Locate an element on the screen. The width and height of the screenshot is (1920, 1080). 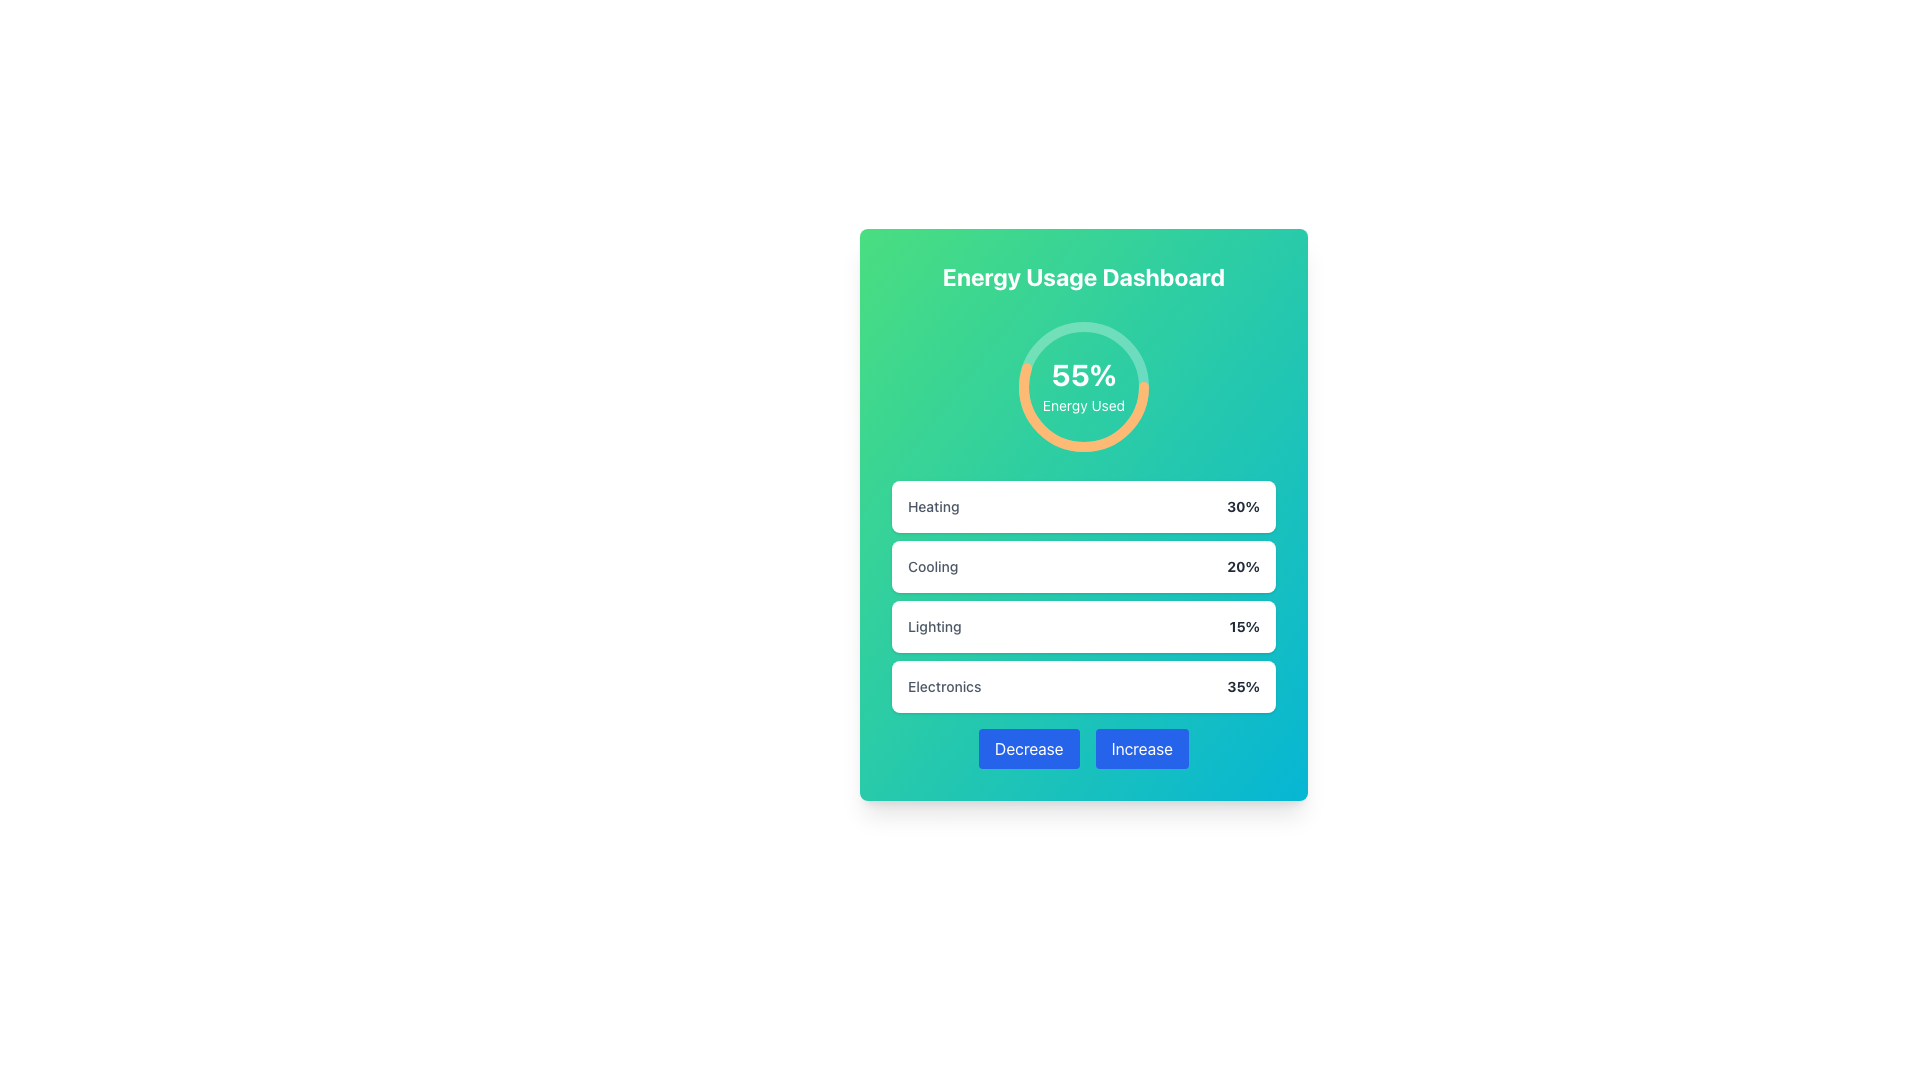
the Text label that displays the percentage value for 'Lighting' in the energy usage metrics is located at coordinates (1243, 626).